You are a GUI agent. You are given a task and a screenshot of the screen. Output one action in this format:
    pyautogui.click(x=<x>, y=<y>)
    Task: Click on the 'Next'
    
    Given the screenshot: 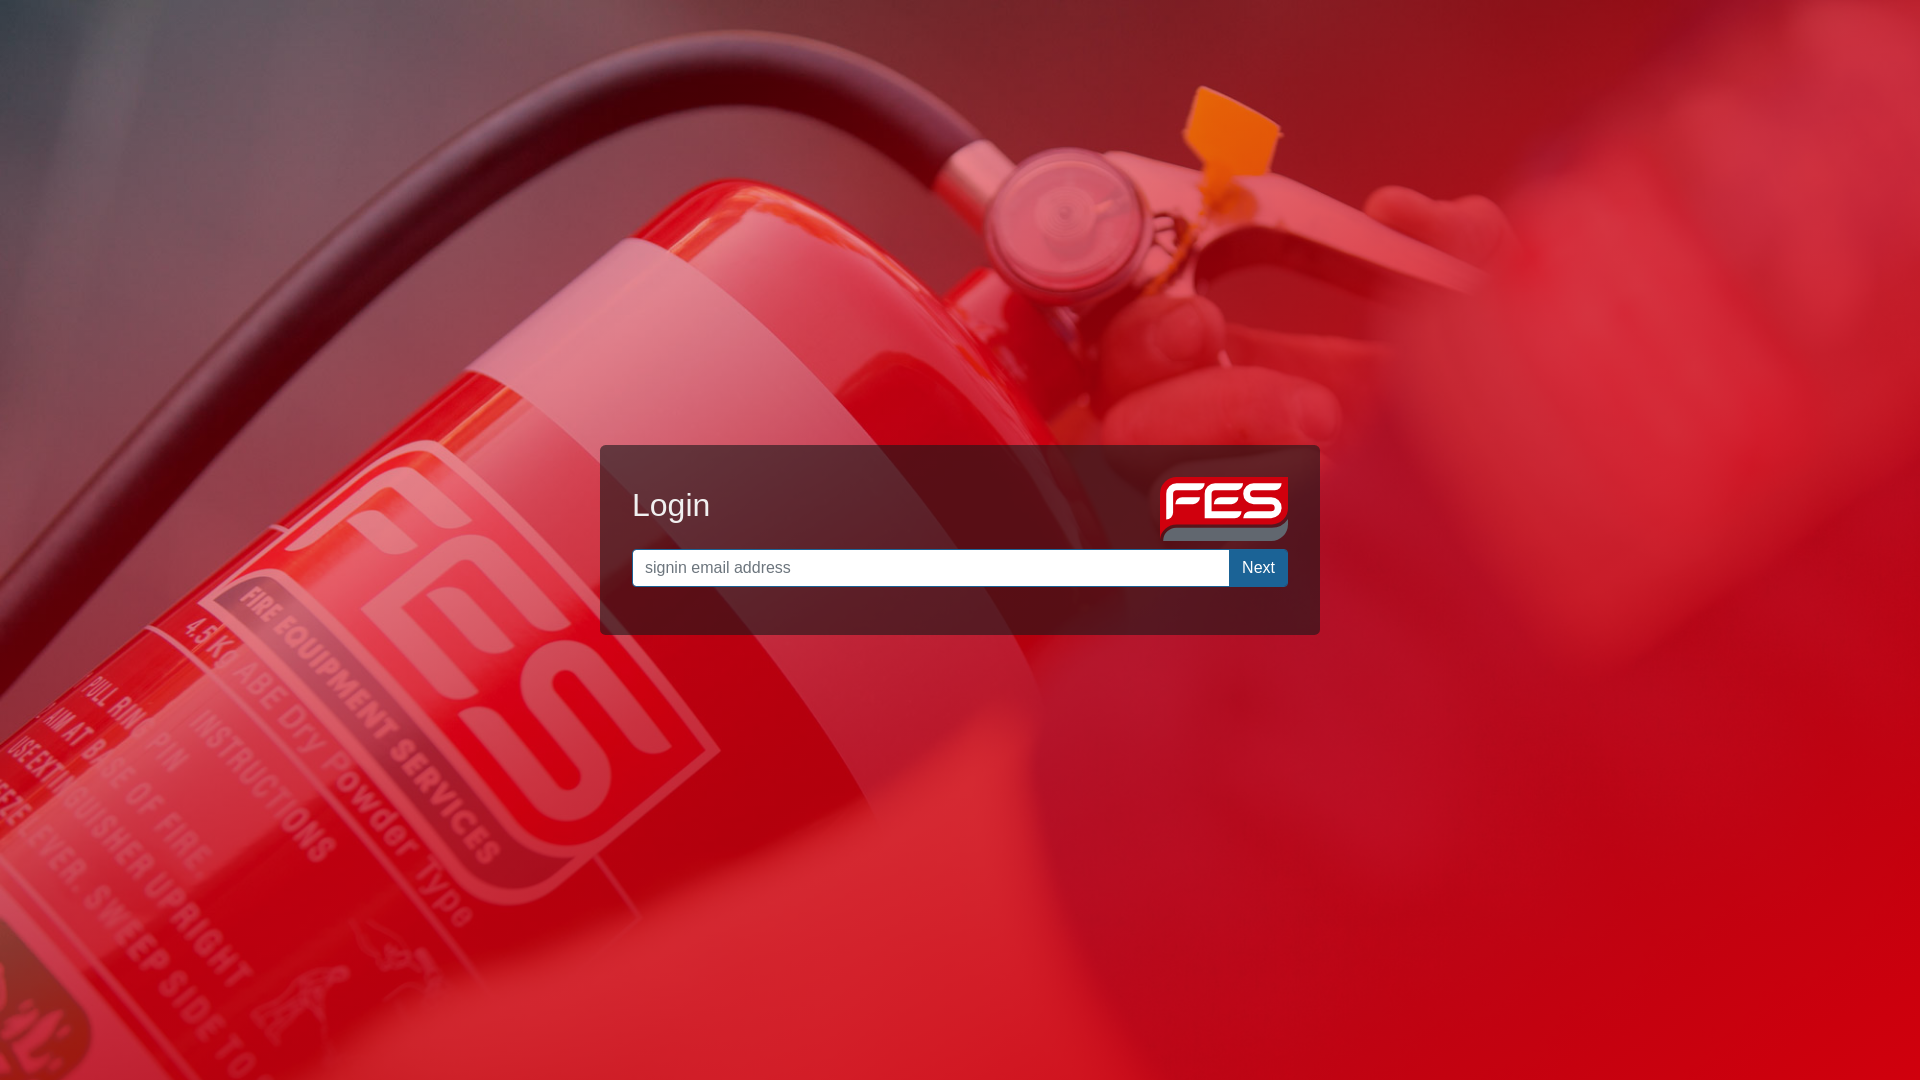 What is the action you would take?
    pyautogui.click(x=1257, y=567)
    